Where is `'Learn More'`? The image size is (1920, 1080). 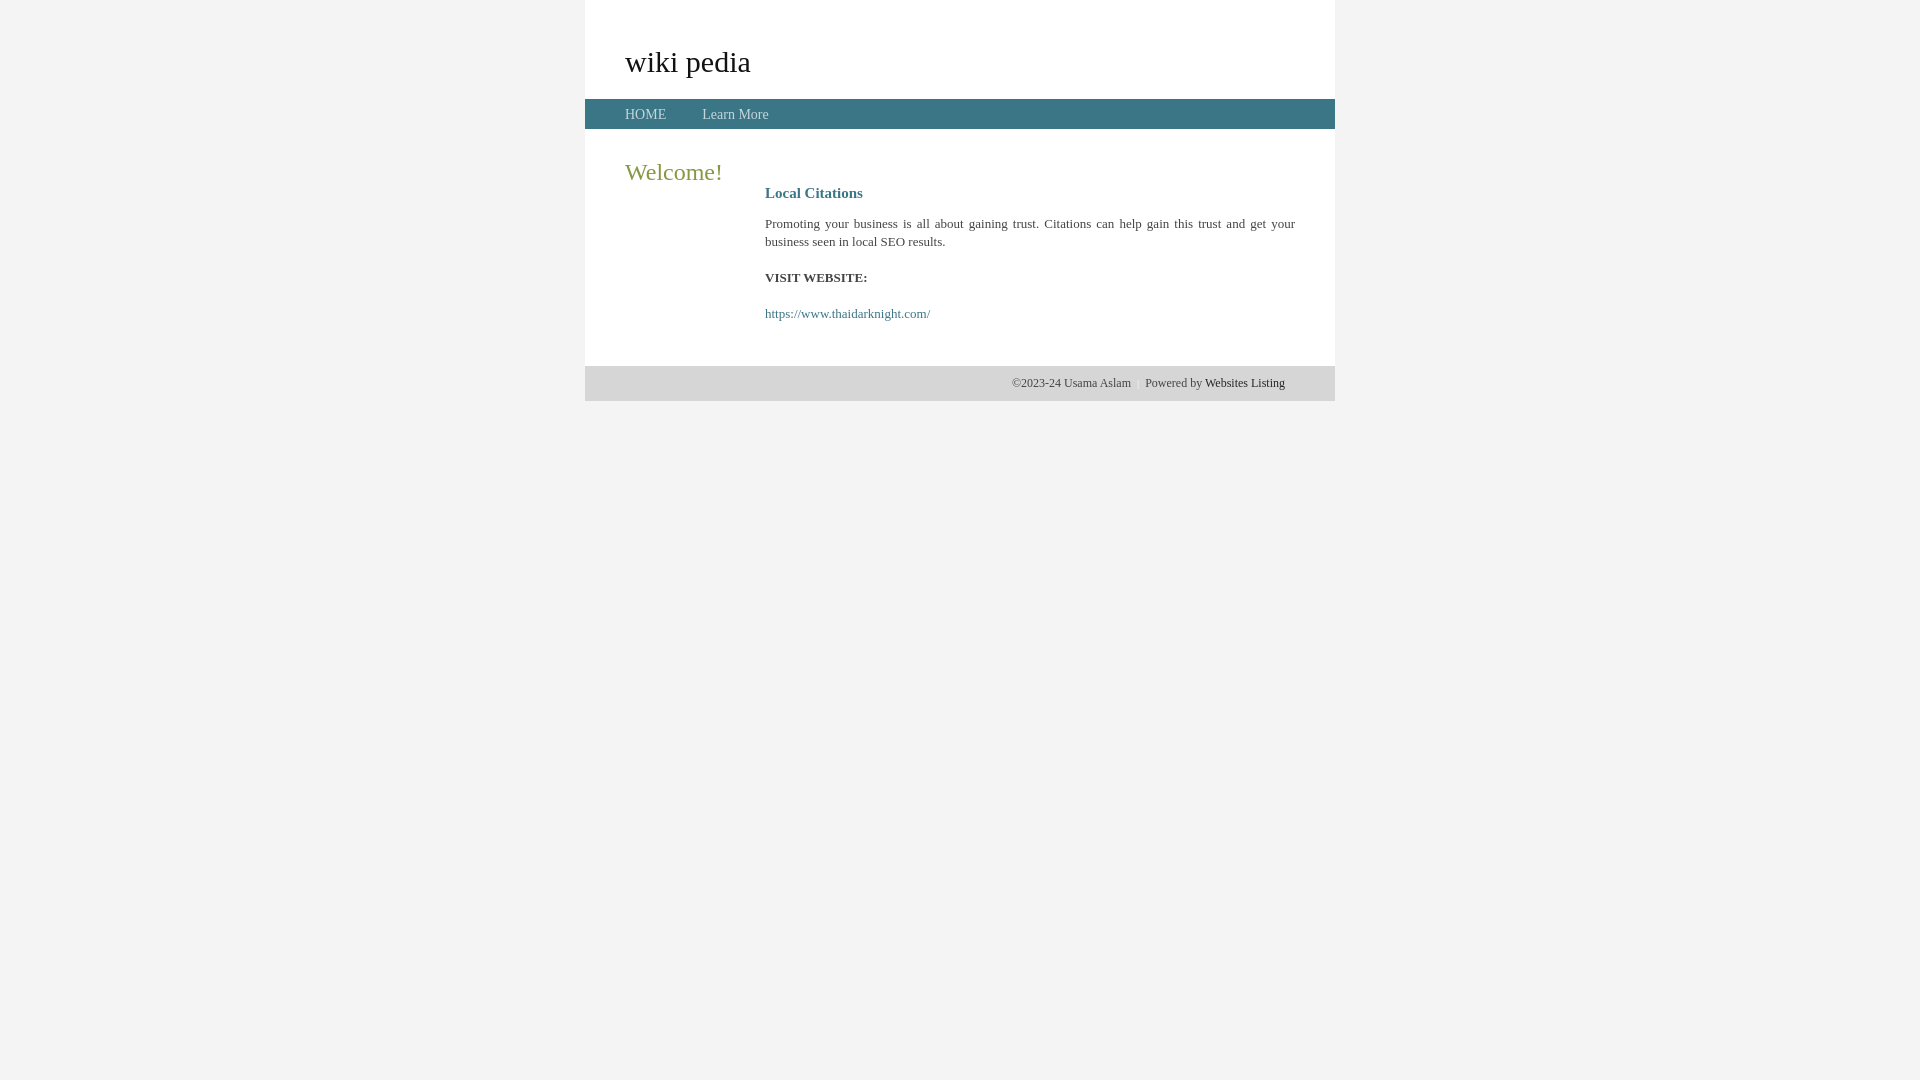 'Learn More' is located at coordinates (701, 114).